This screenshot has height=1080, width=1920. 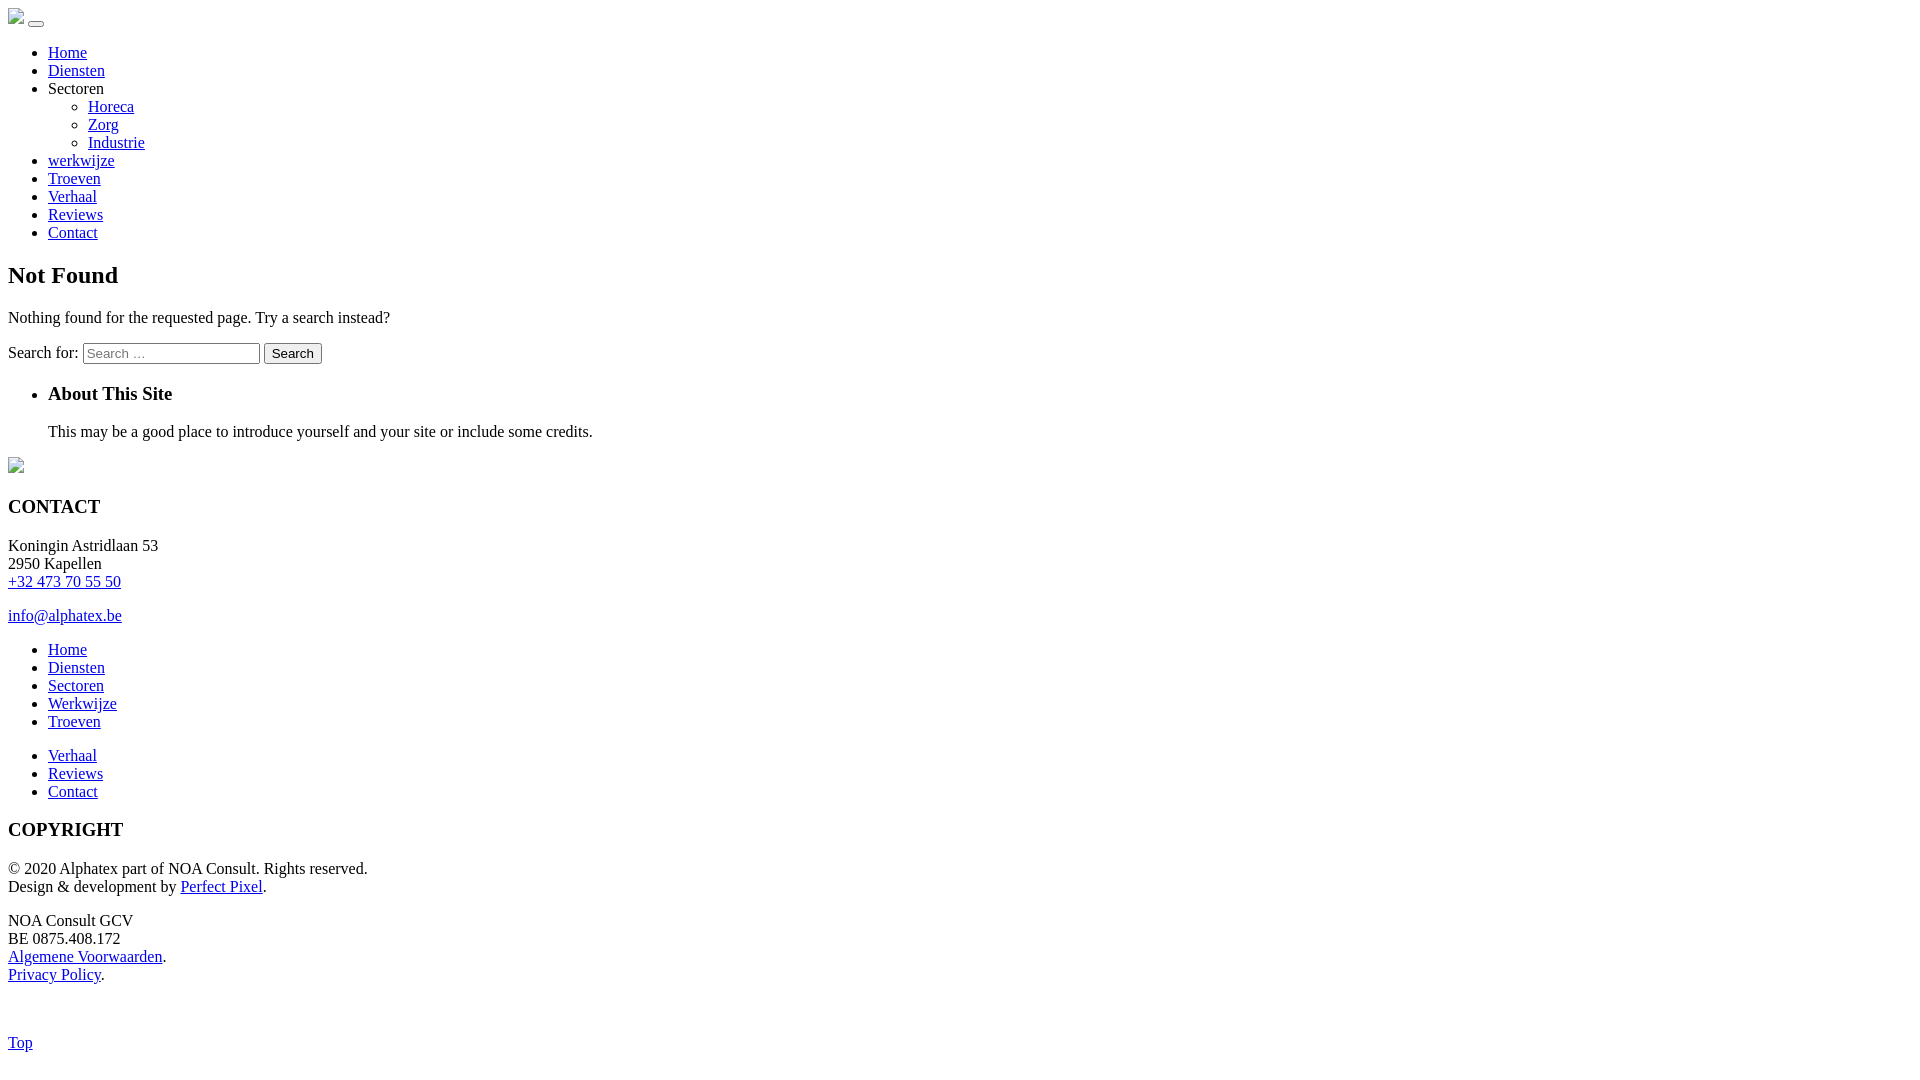 What do you see at coordinates (76, 667) in the screenshot?
I see `'Diensten'` at bounding box center [76, 667].